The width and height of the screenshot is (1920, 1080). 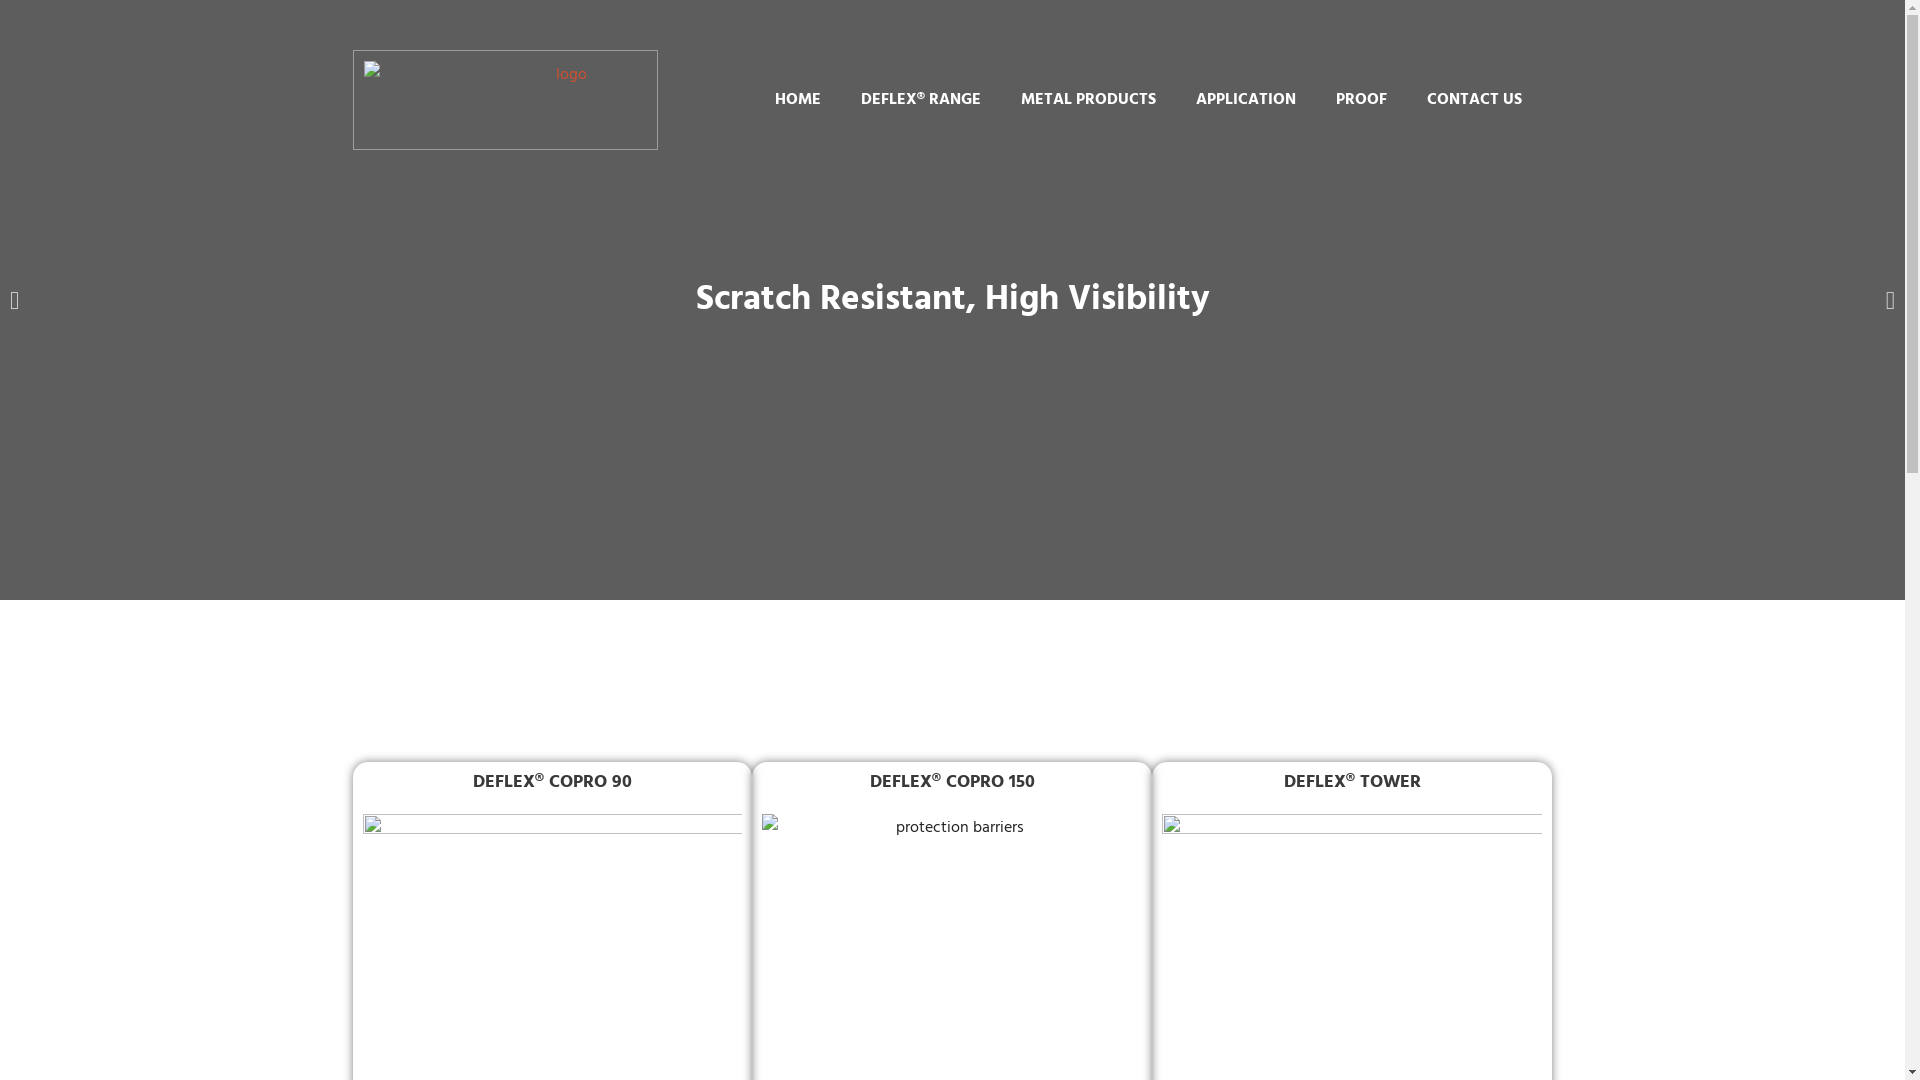 What do you see at coordinates (1245, 100) in the screenshot?
I see `'APPLICATION'` at bounding box center [1245, 100].